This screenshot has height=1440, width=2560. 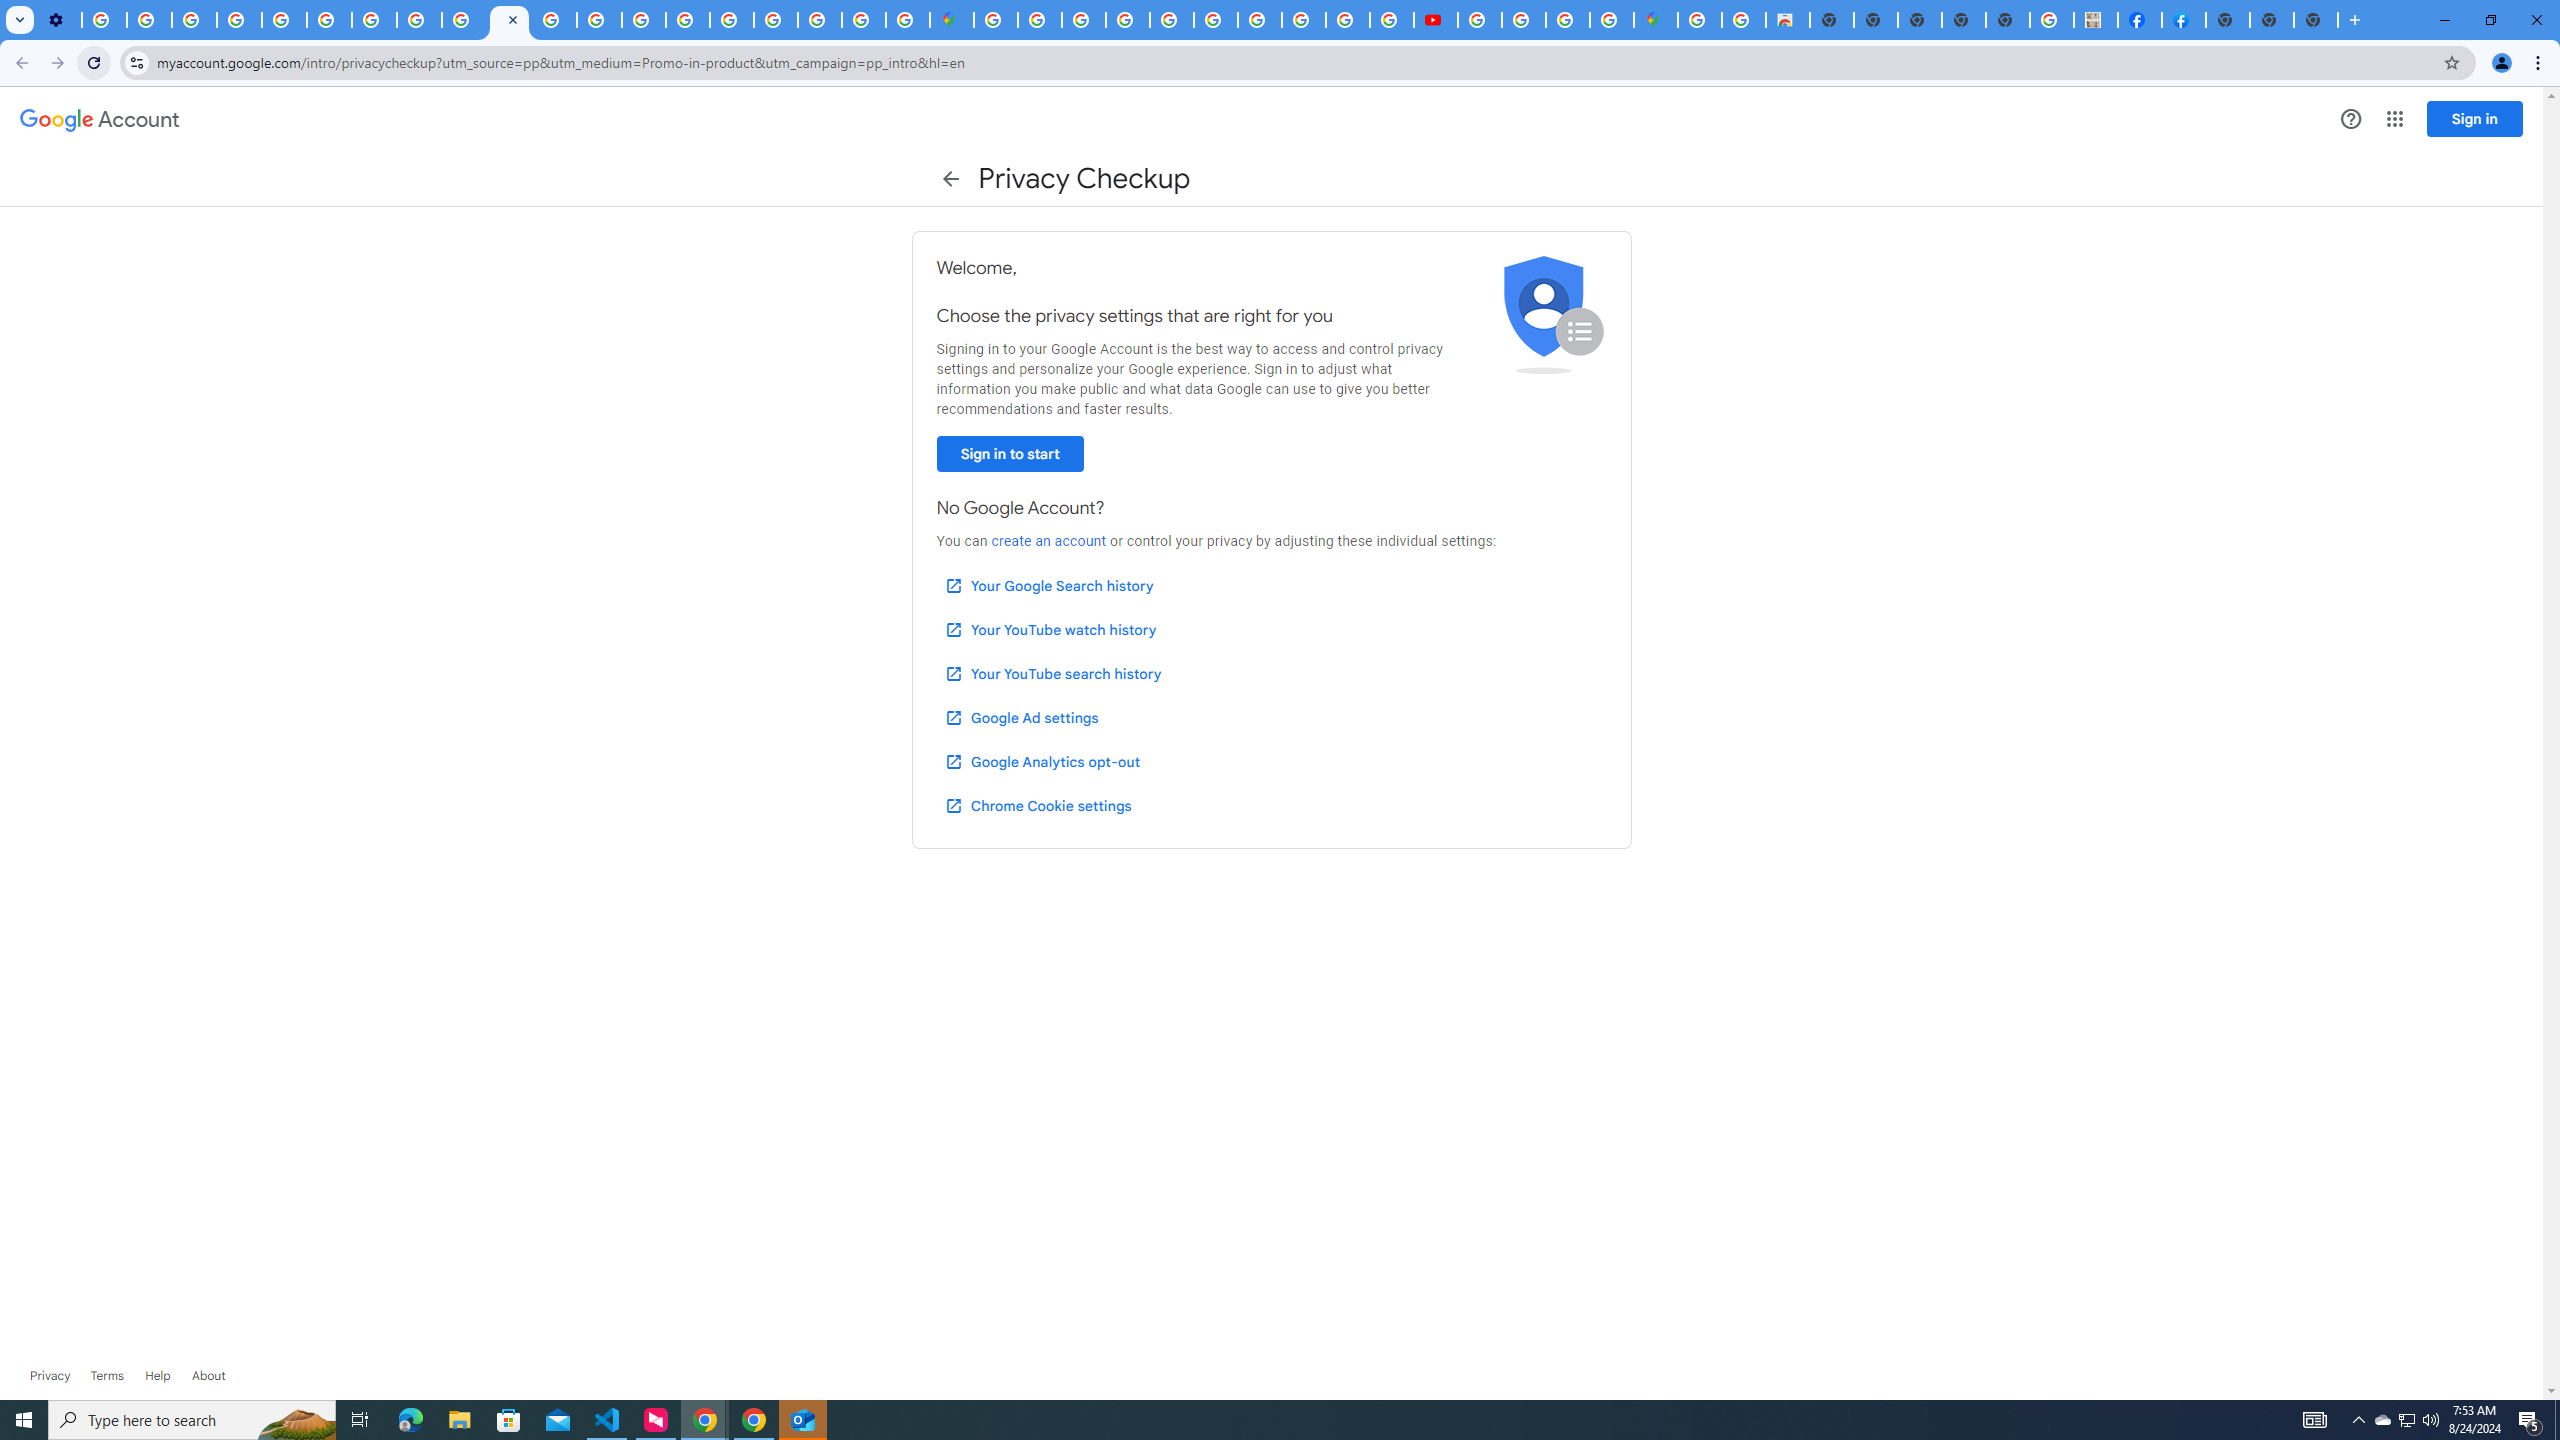 I want to click on 'How Chrome protects your passwords - Google Chrome Help', so click(x=1479, y=19).